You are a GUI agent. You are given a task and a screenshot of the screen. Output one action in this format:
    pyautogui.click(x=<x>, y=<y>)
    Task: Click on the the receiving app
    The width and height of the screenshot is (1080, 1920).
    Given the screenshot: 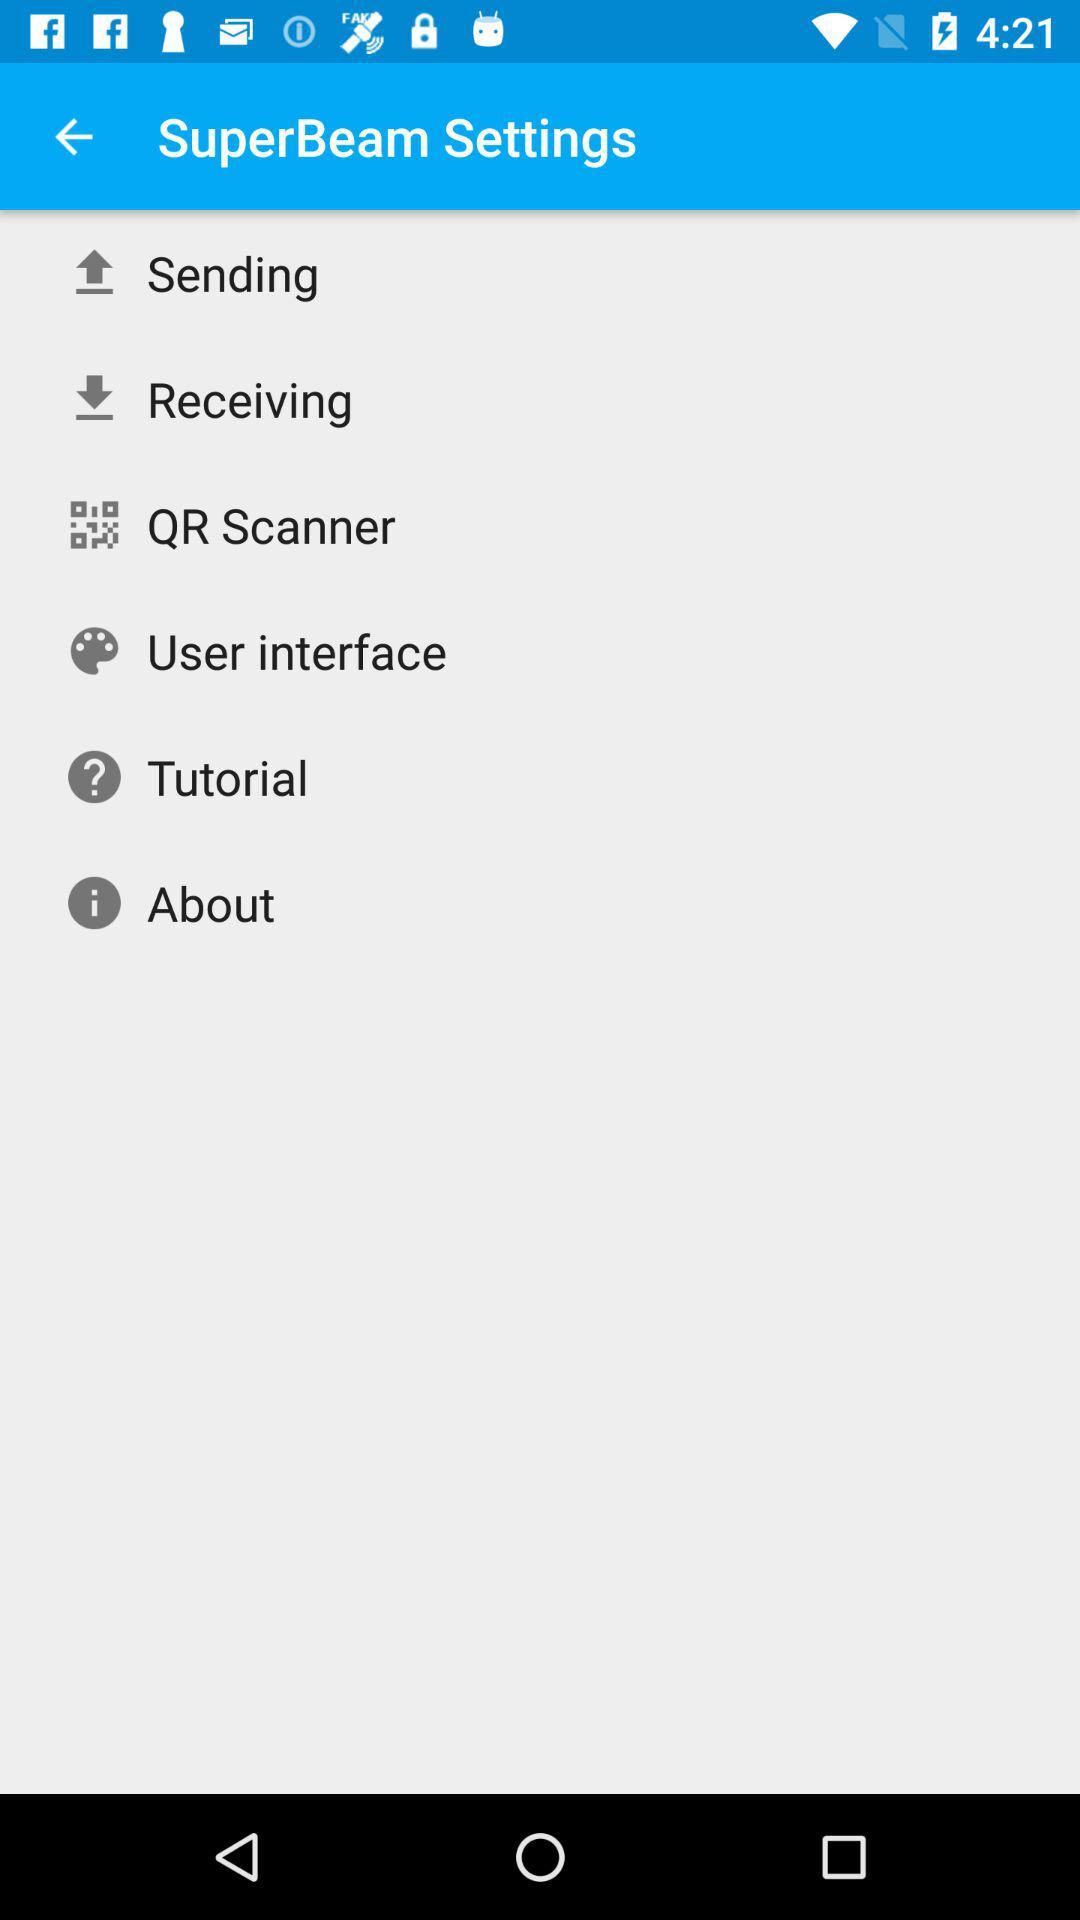 What is the action you would take?
    pyautogui.click(x=249, y=398)
    